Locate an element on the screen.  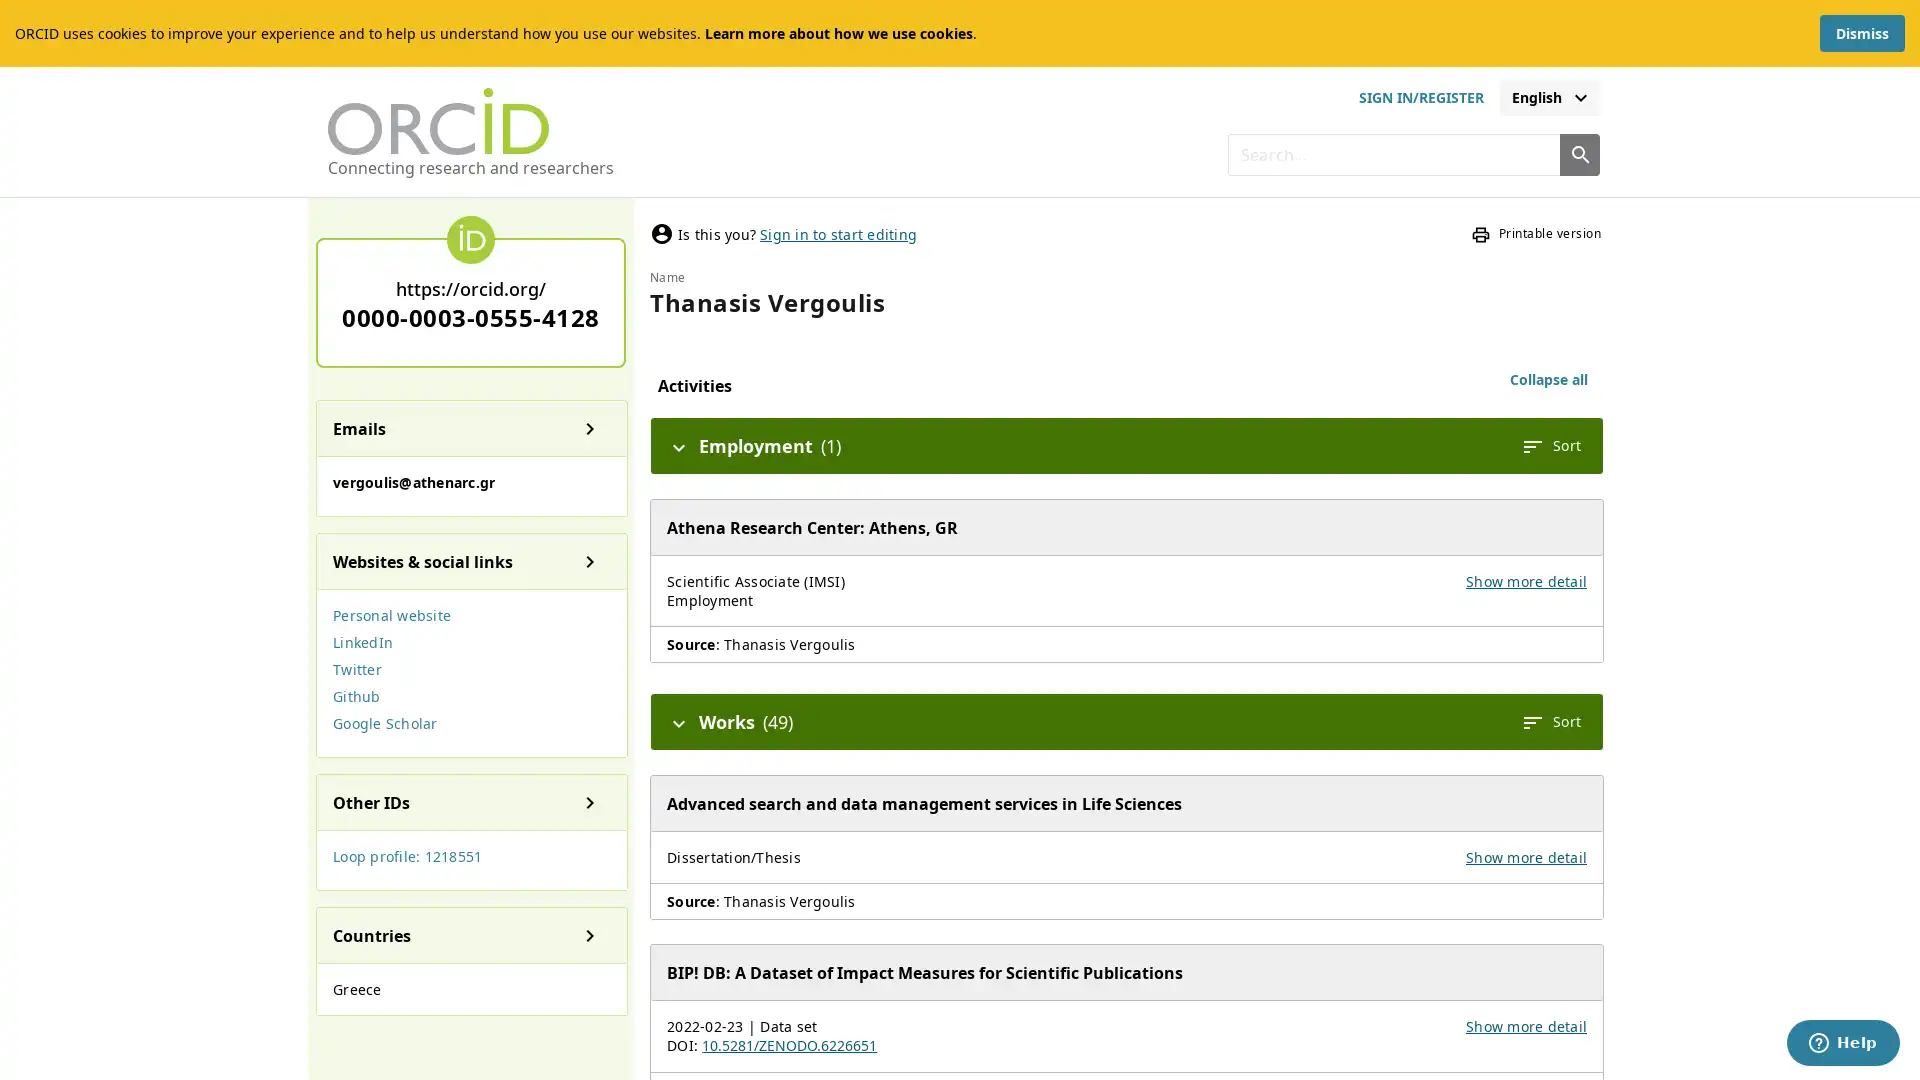
Search is located at coordinates (1578, 153).